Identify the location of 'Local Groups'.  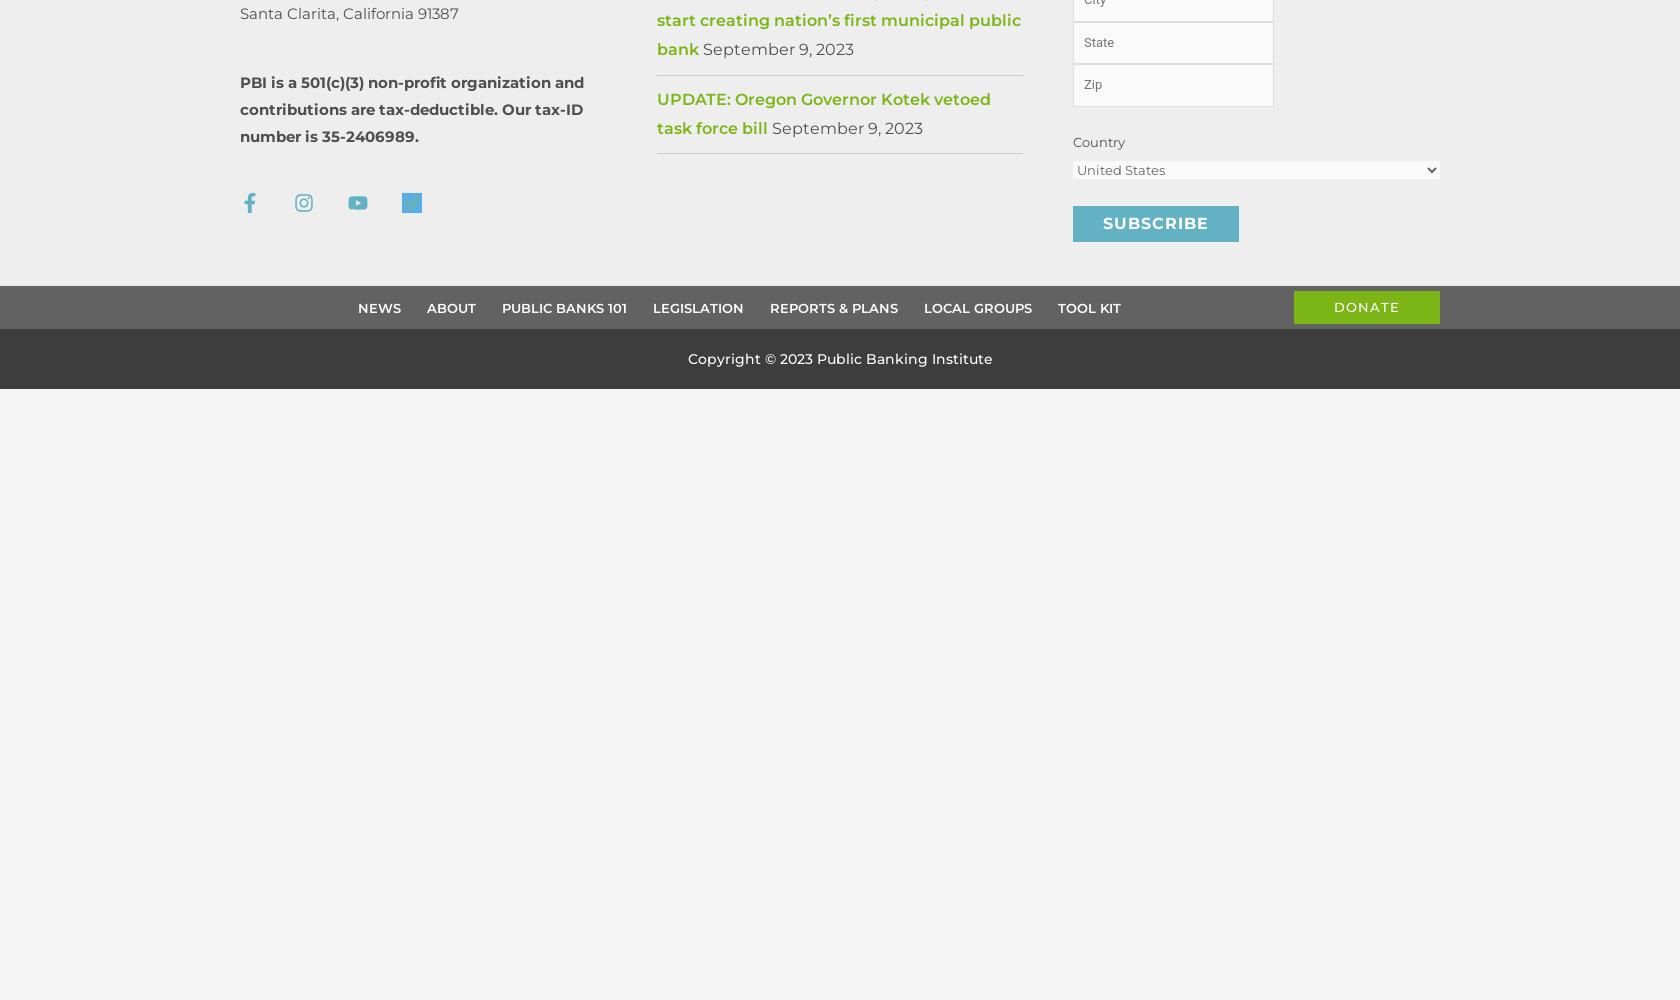
(977, 307).